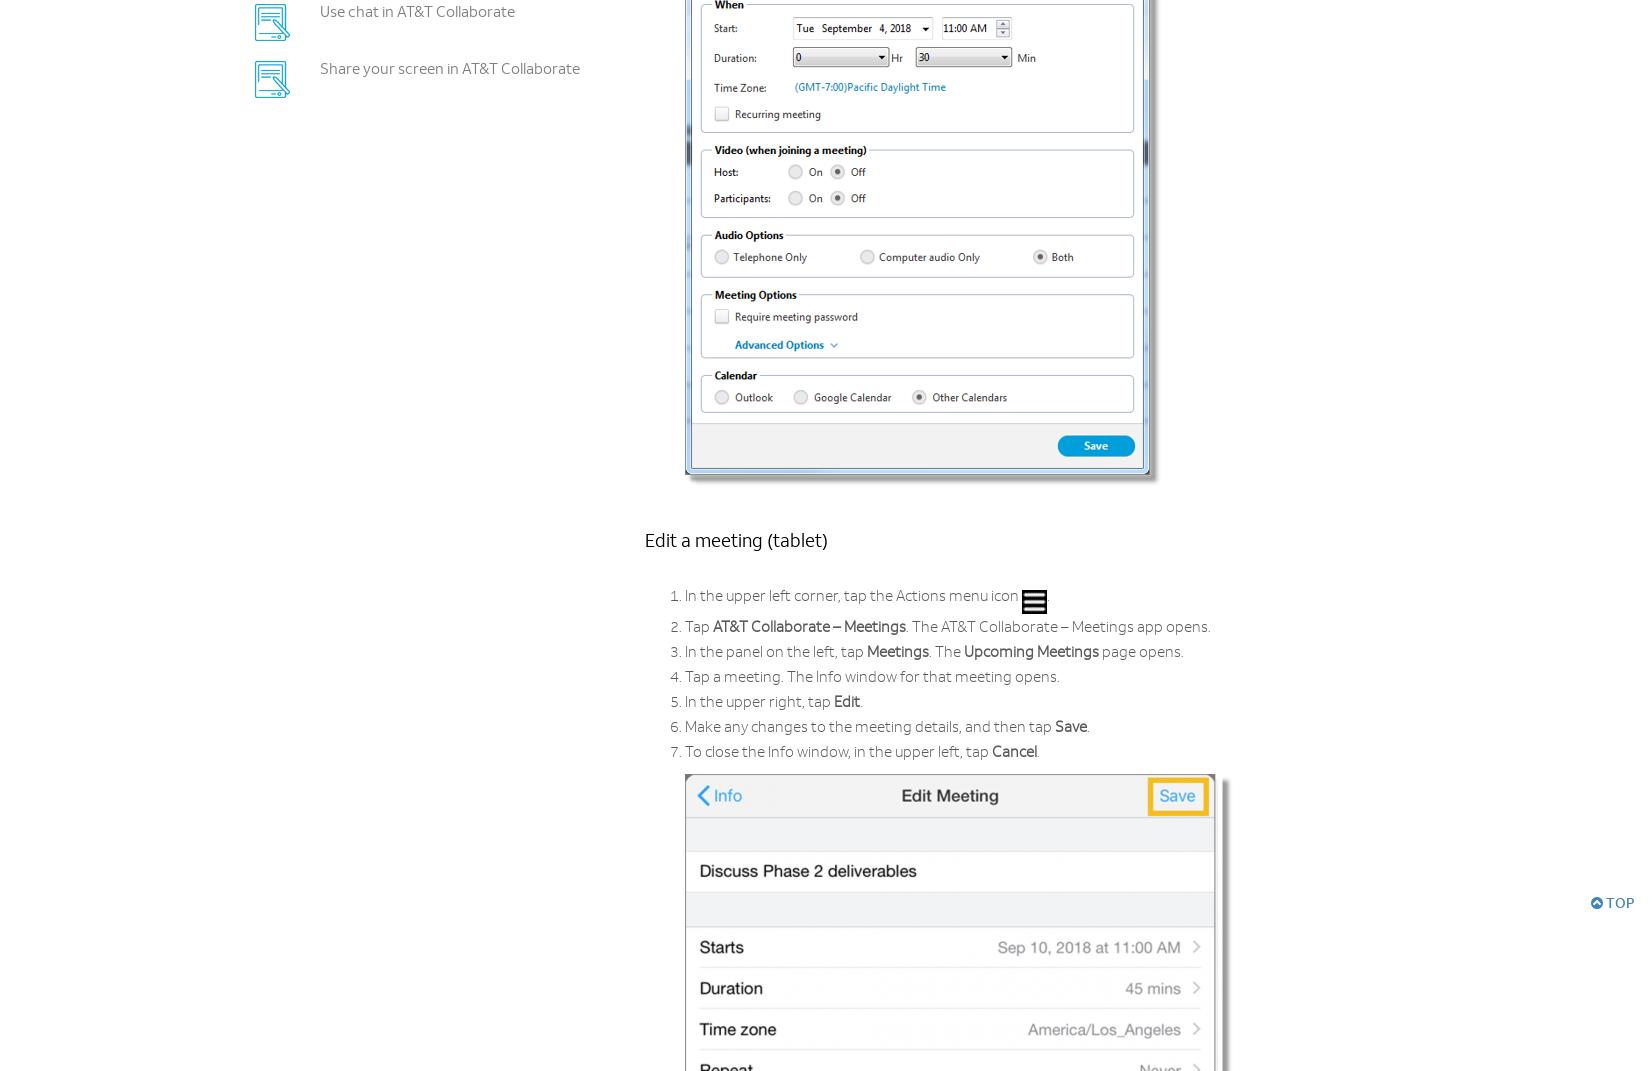  I want to click on 'Meetings', so click(897, 652).